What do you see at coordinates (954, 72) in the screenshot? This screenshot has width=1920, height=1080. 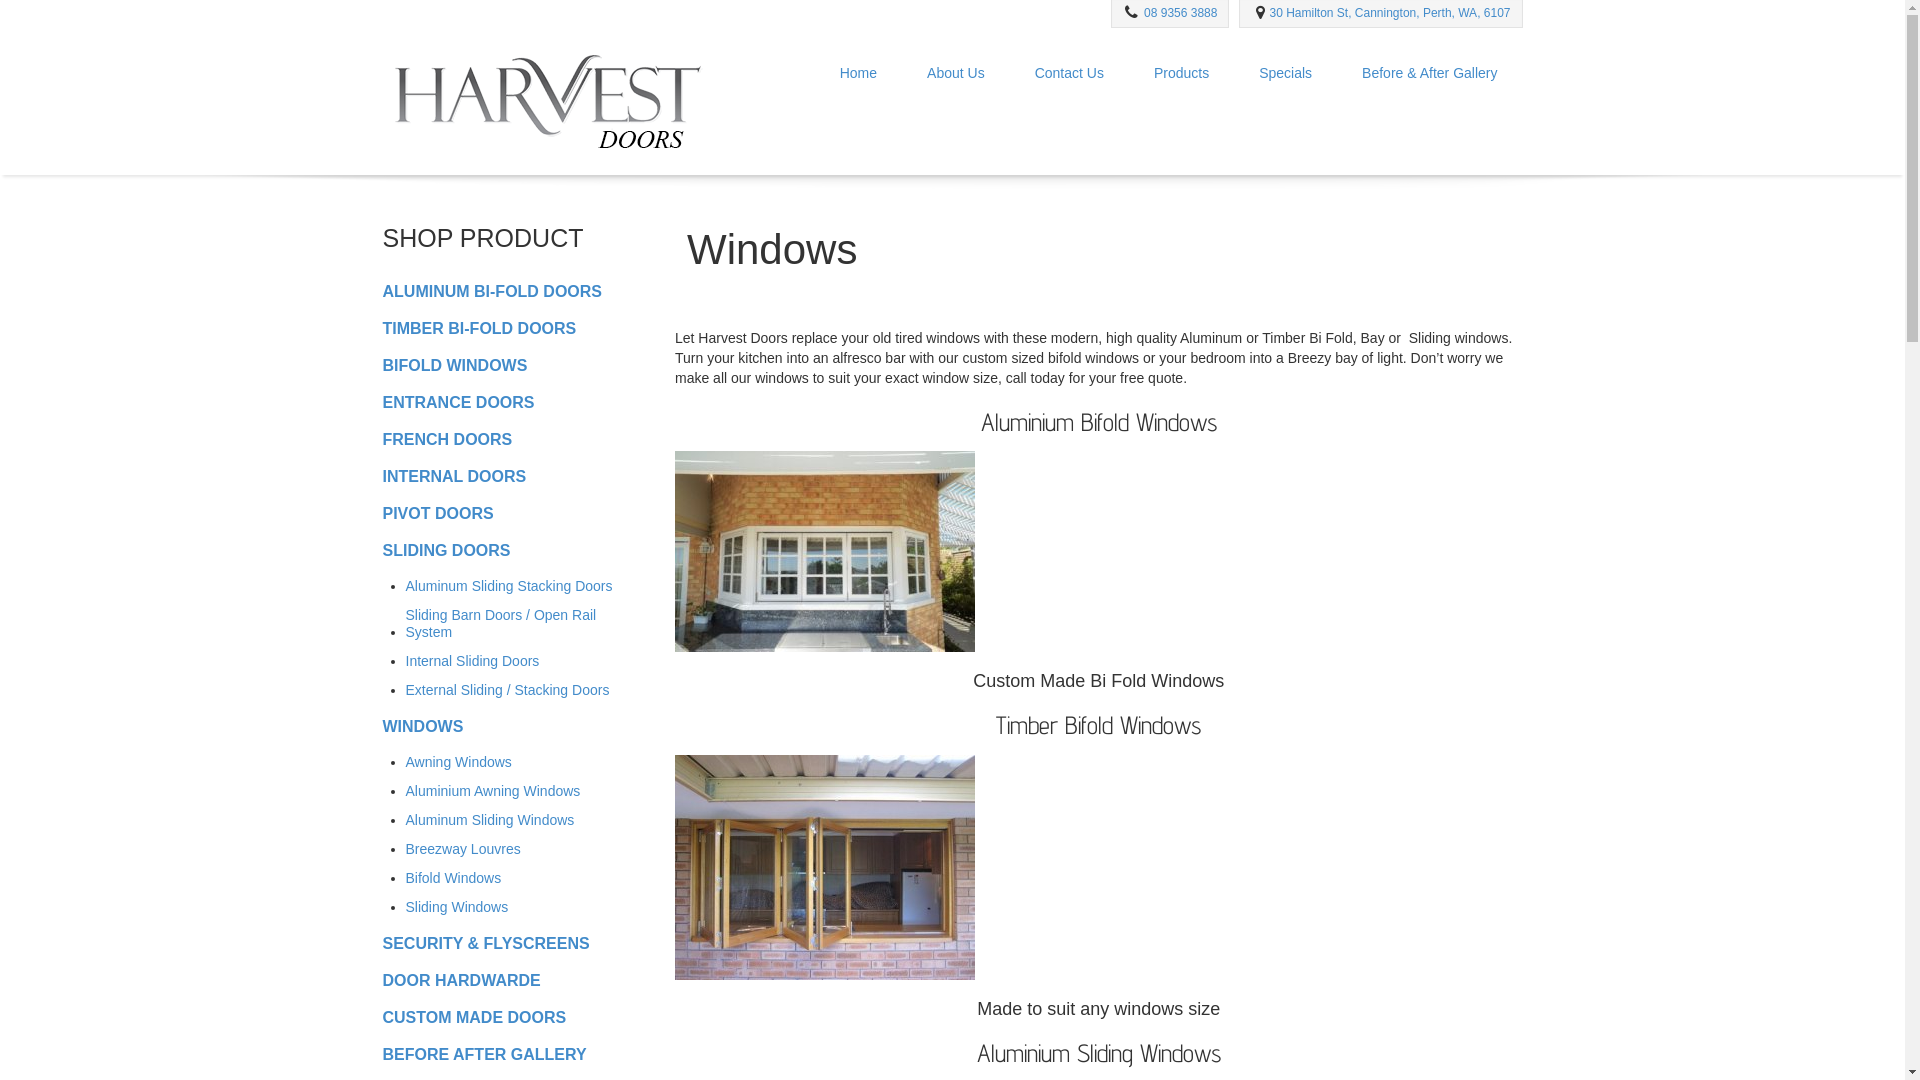 I see `'About Us'` at bounding box center [954, 72].